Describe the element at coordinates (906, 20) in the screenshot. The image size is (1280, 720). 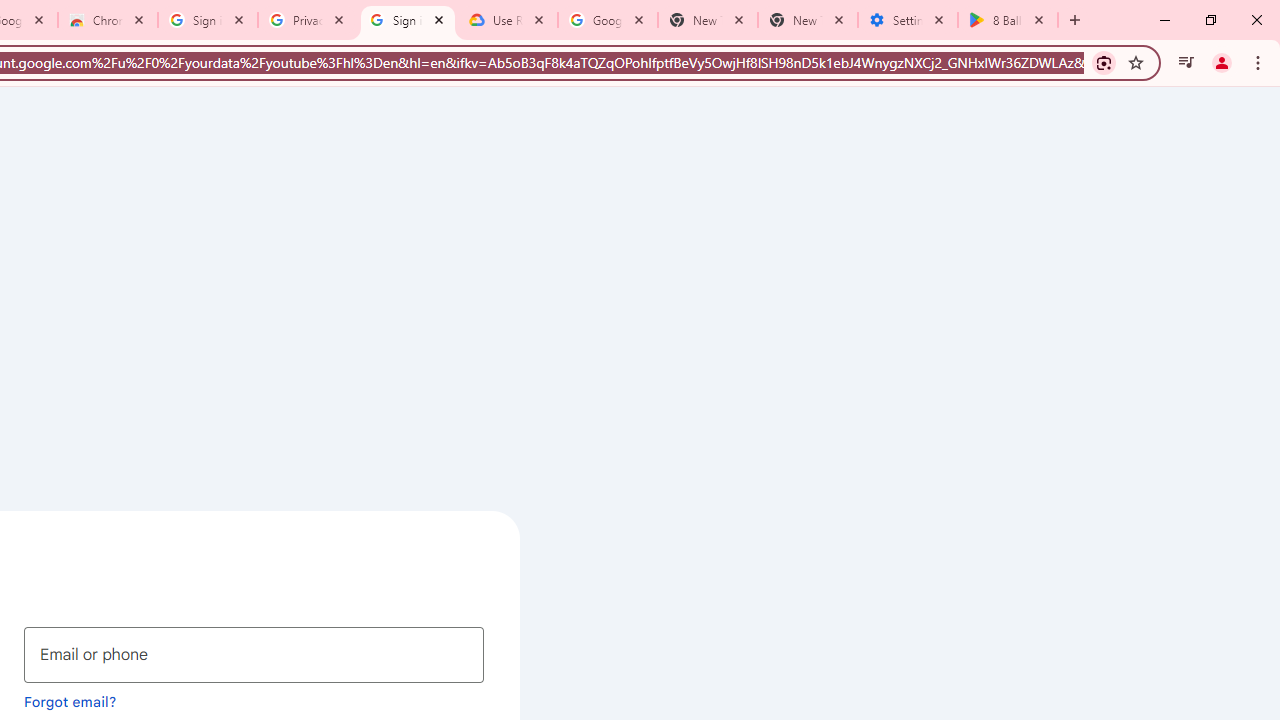
I see `'Settings - System'` at that location.